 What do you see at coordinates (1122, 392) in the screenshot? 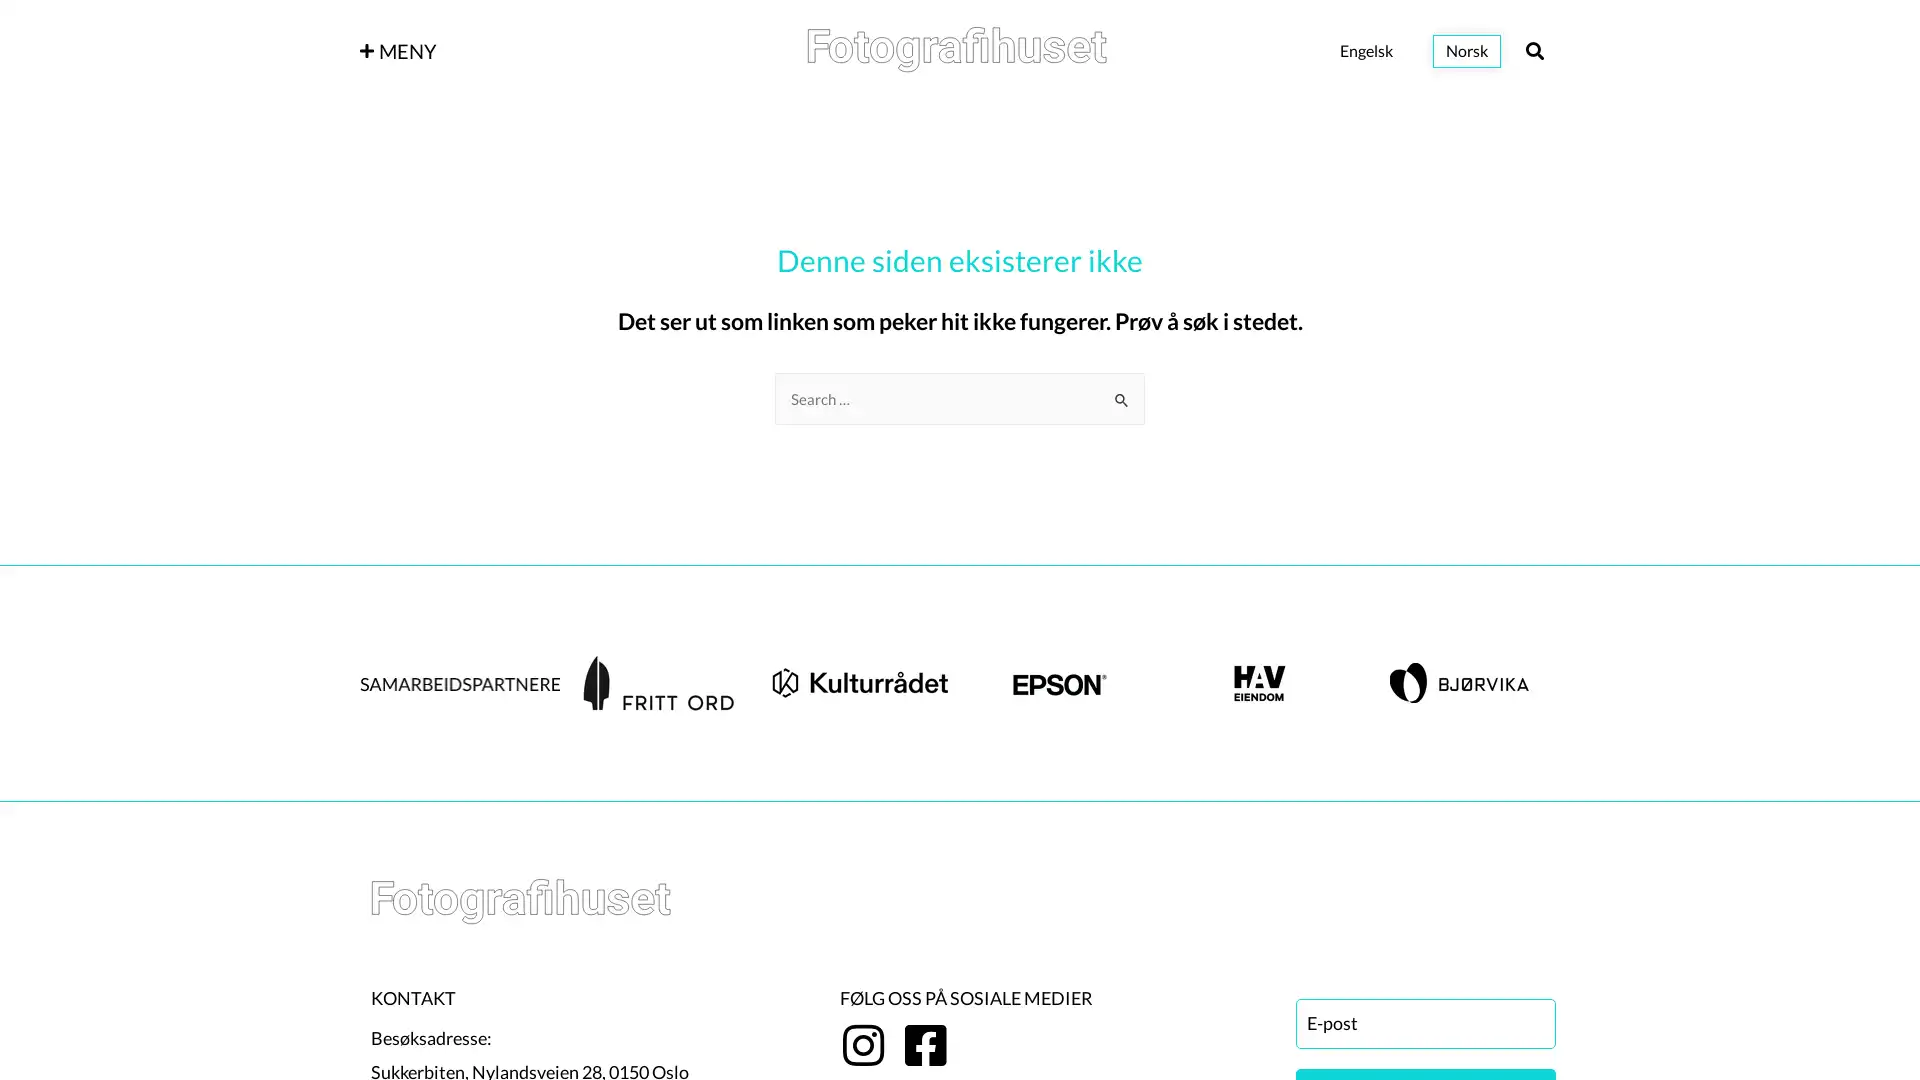
I see `Sk` at bounding box center [1122, 392].